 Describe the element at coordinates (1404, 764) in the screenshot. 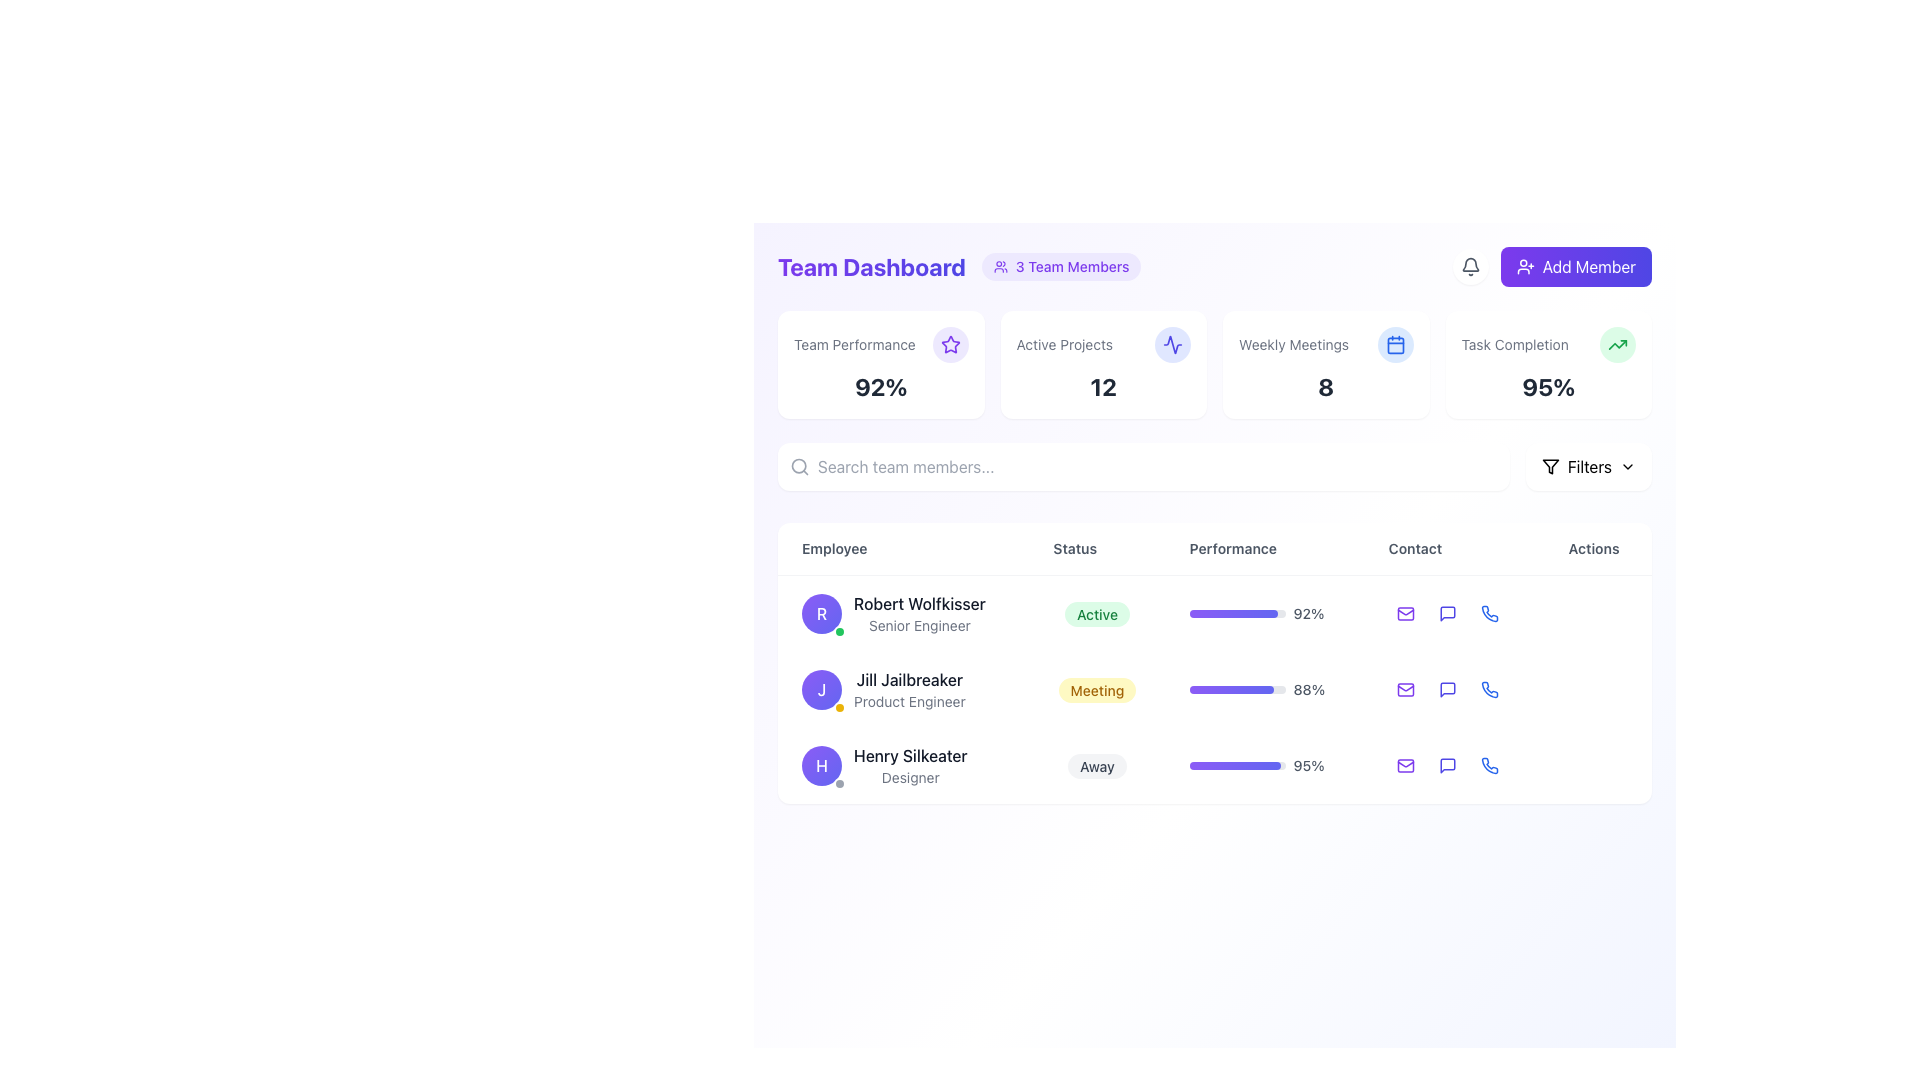

I see `the curved line that forms part of the envelope icon in the 'Contact' column of the interactive table` at that location.